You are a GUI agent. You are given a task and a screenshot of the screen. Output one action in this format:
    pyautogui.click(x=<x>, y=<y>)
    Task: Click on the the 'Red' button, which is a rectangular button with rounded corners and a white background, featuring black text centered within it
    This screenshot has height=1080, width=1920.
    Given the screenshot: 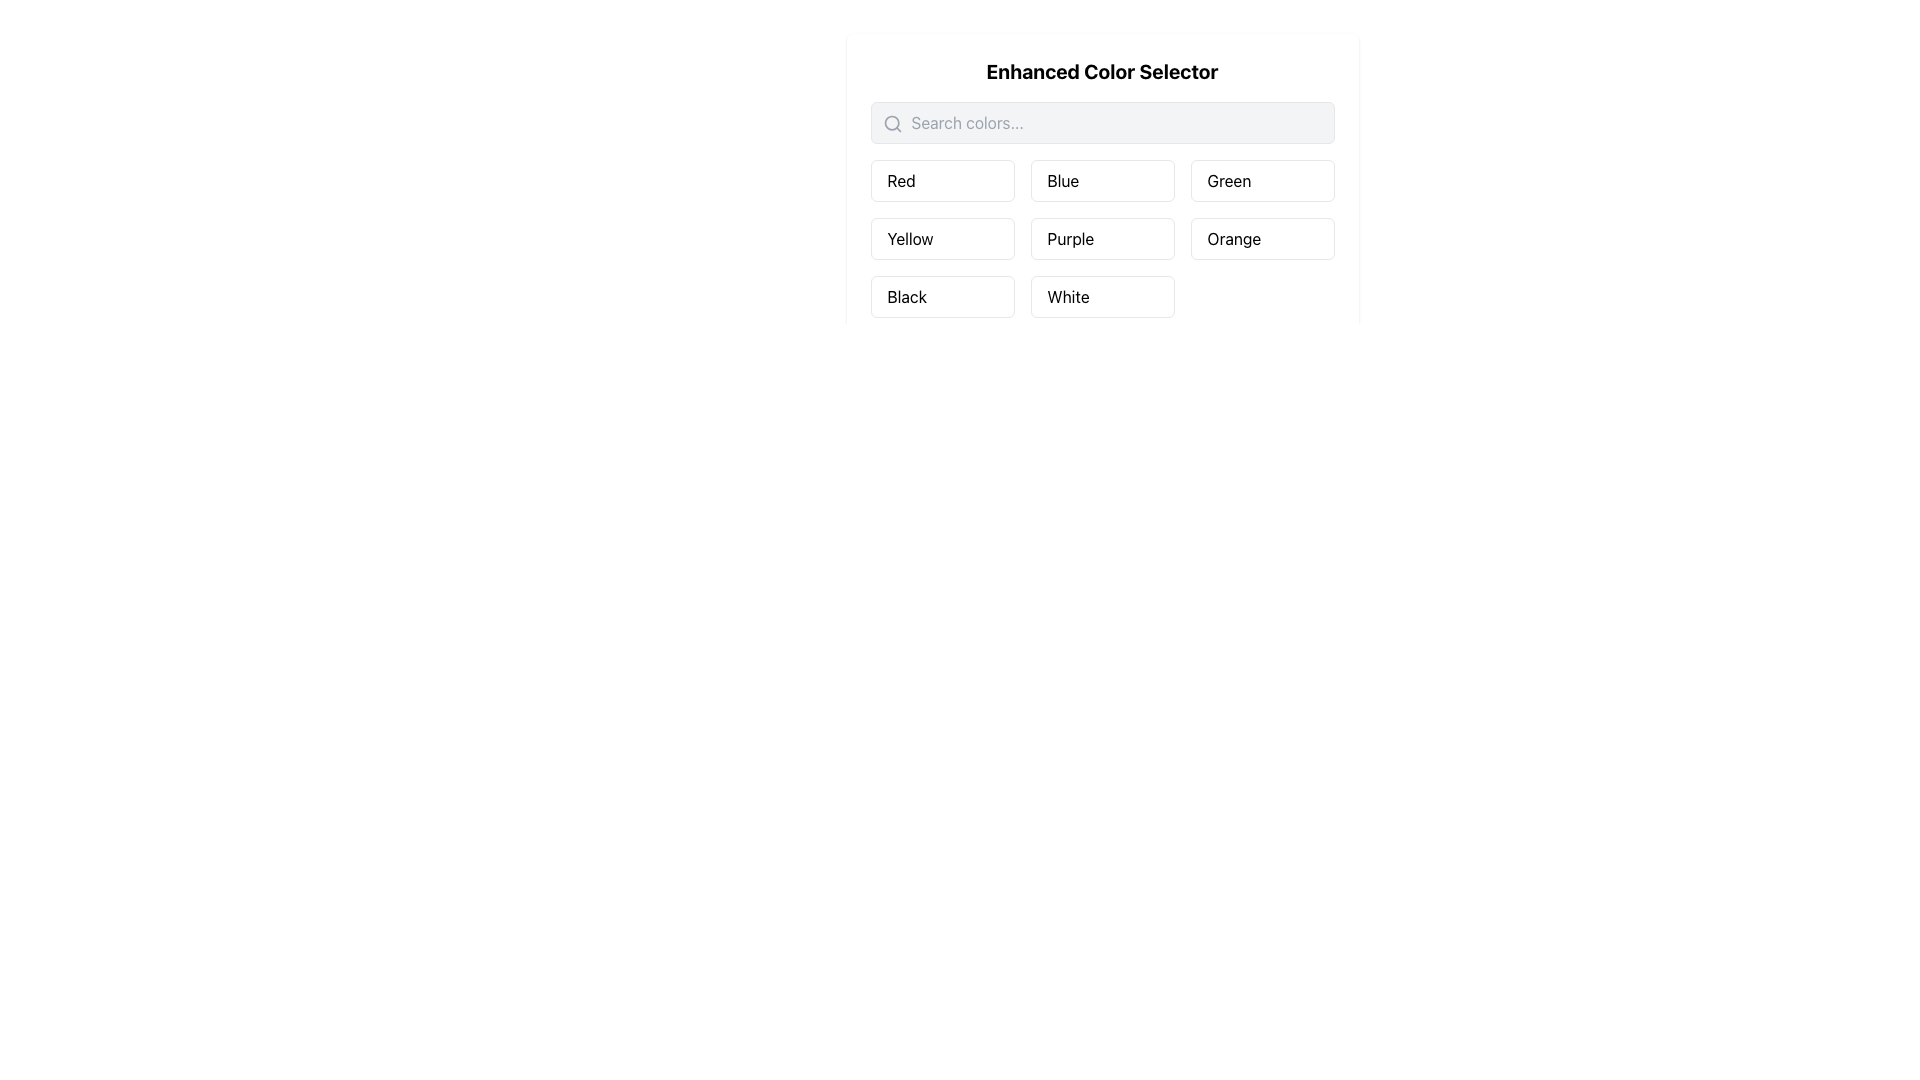 What is the action you would take?
    pyautogui.click(x=941, y=181)
    